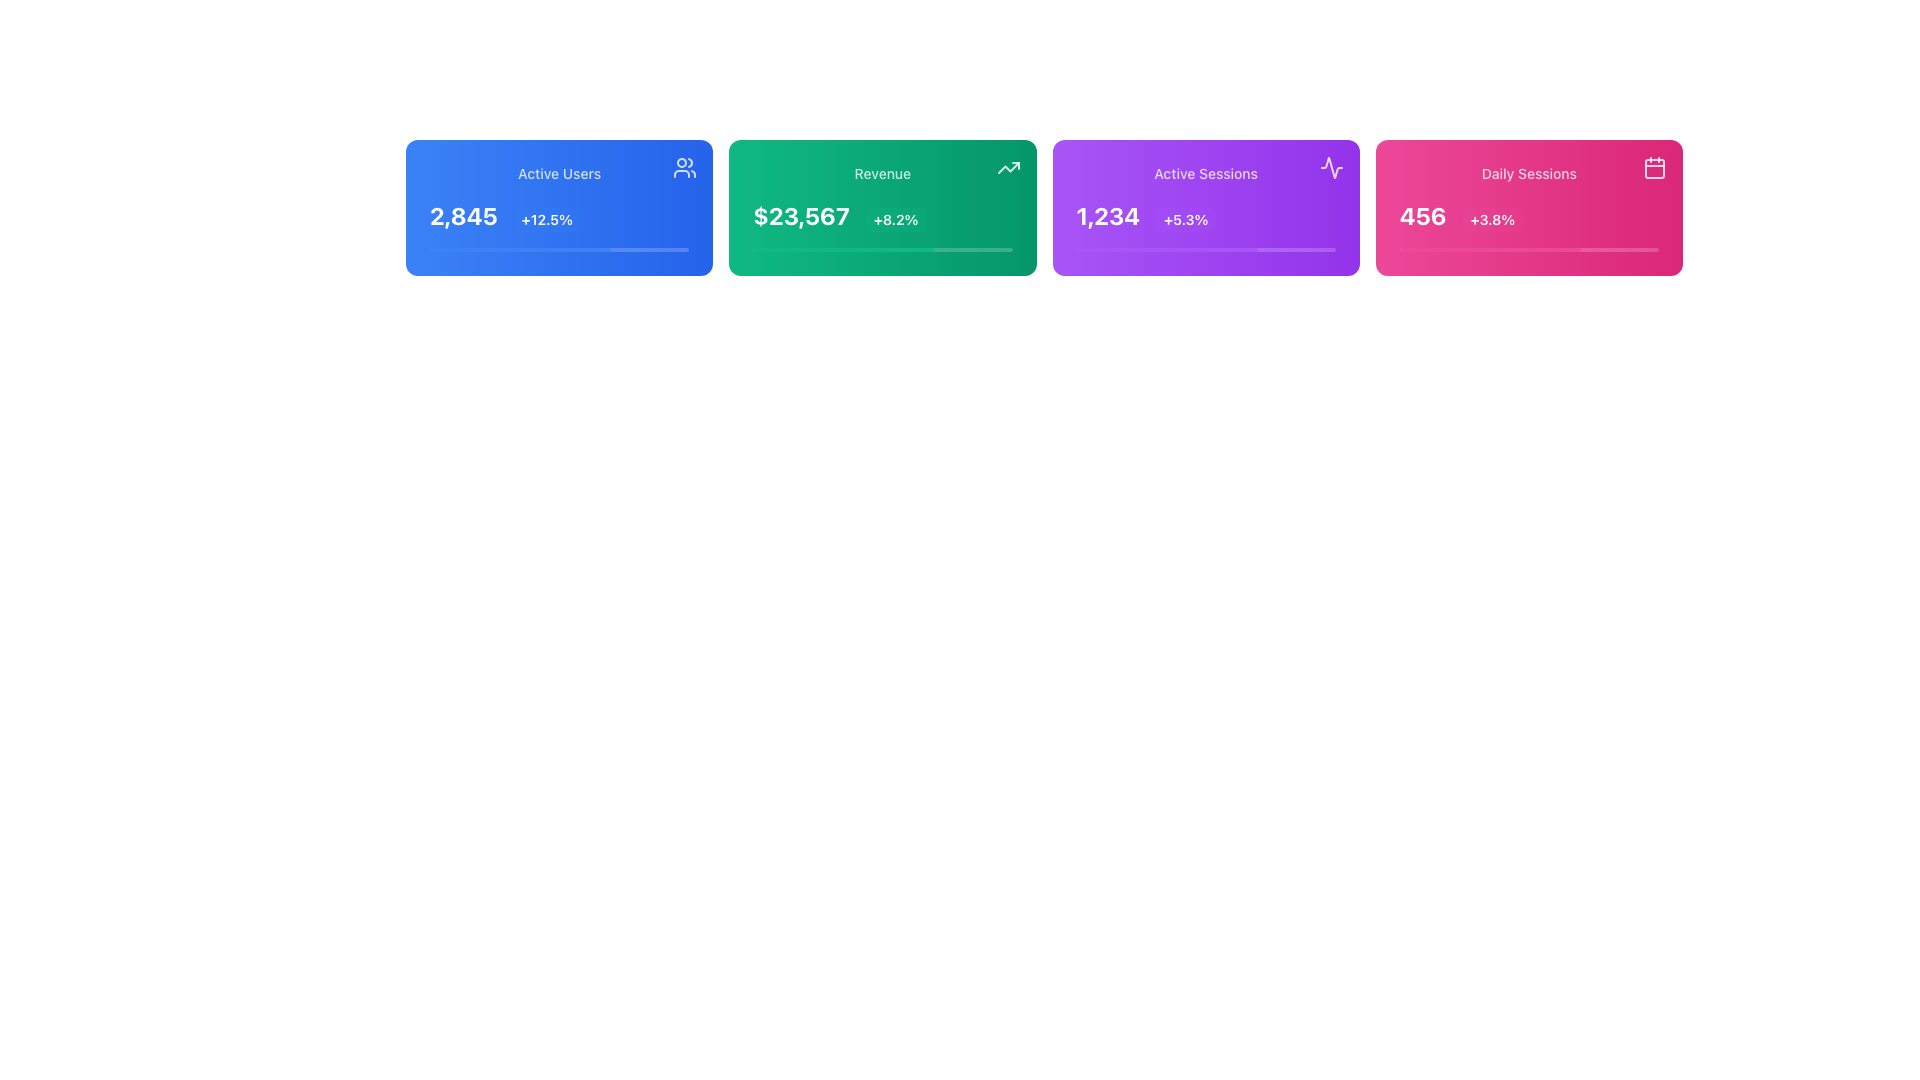 Image resolution: width=1920 pixels, height=1080 pixels. What do you see at coordinates (1528, 208) in the screenshot?
I see `the Informational Card Content that displays daily sessions and change percentage, located in the fourth card from the left, centered within the card` at bounding box center [1528, 208].